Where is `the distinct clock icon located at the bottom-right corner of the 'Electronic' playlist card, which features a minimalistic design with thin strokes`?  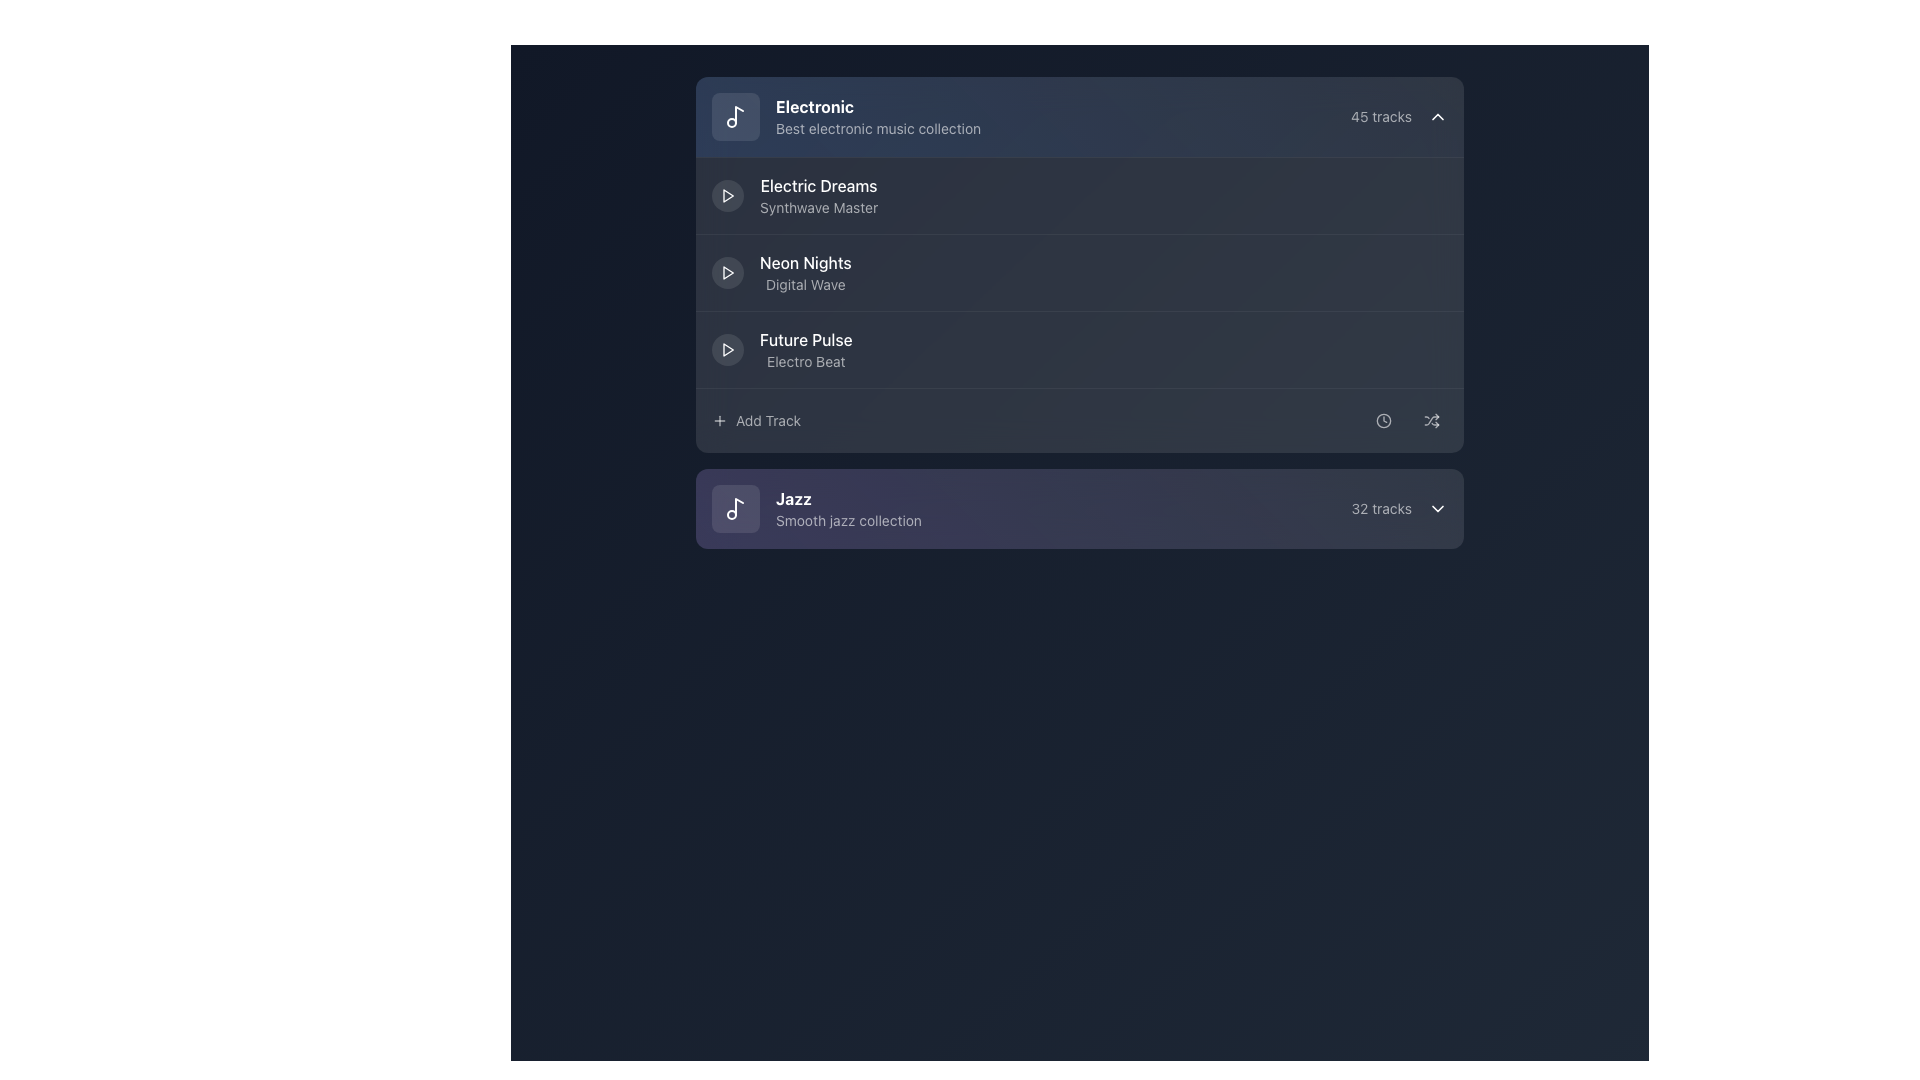 the distinct clock icon located at the bottom-right corner of the 'Electronic' playlist card, which features a minimalistic design with thin strokes is located at coordinates (1382, 419).